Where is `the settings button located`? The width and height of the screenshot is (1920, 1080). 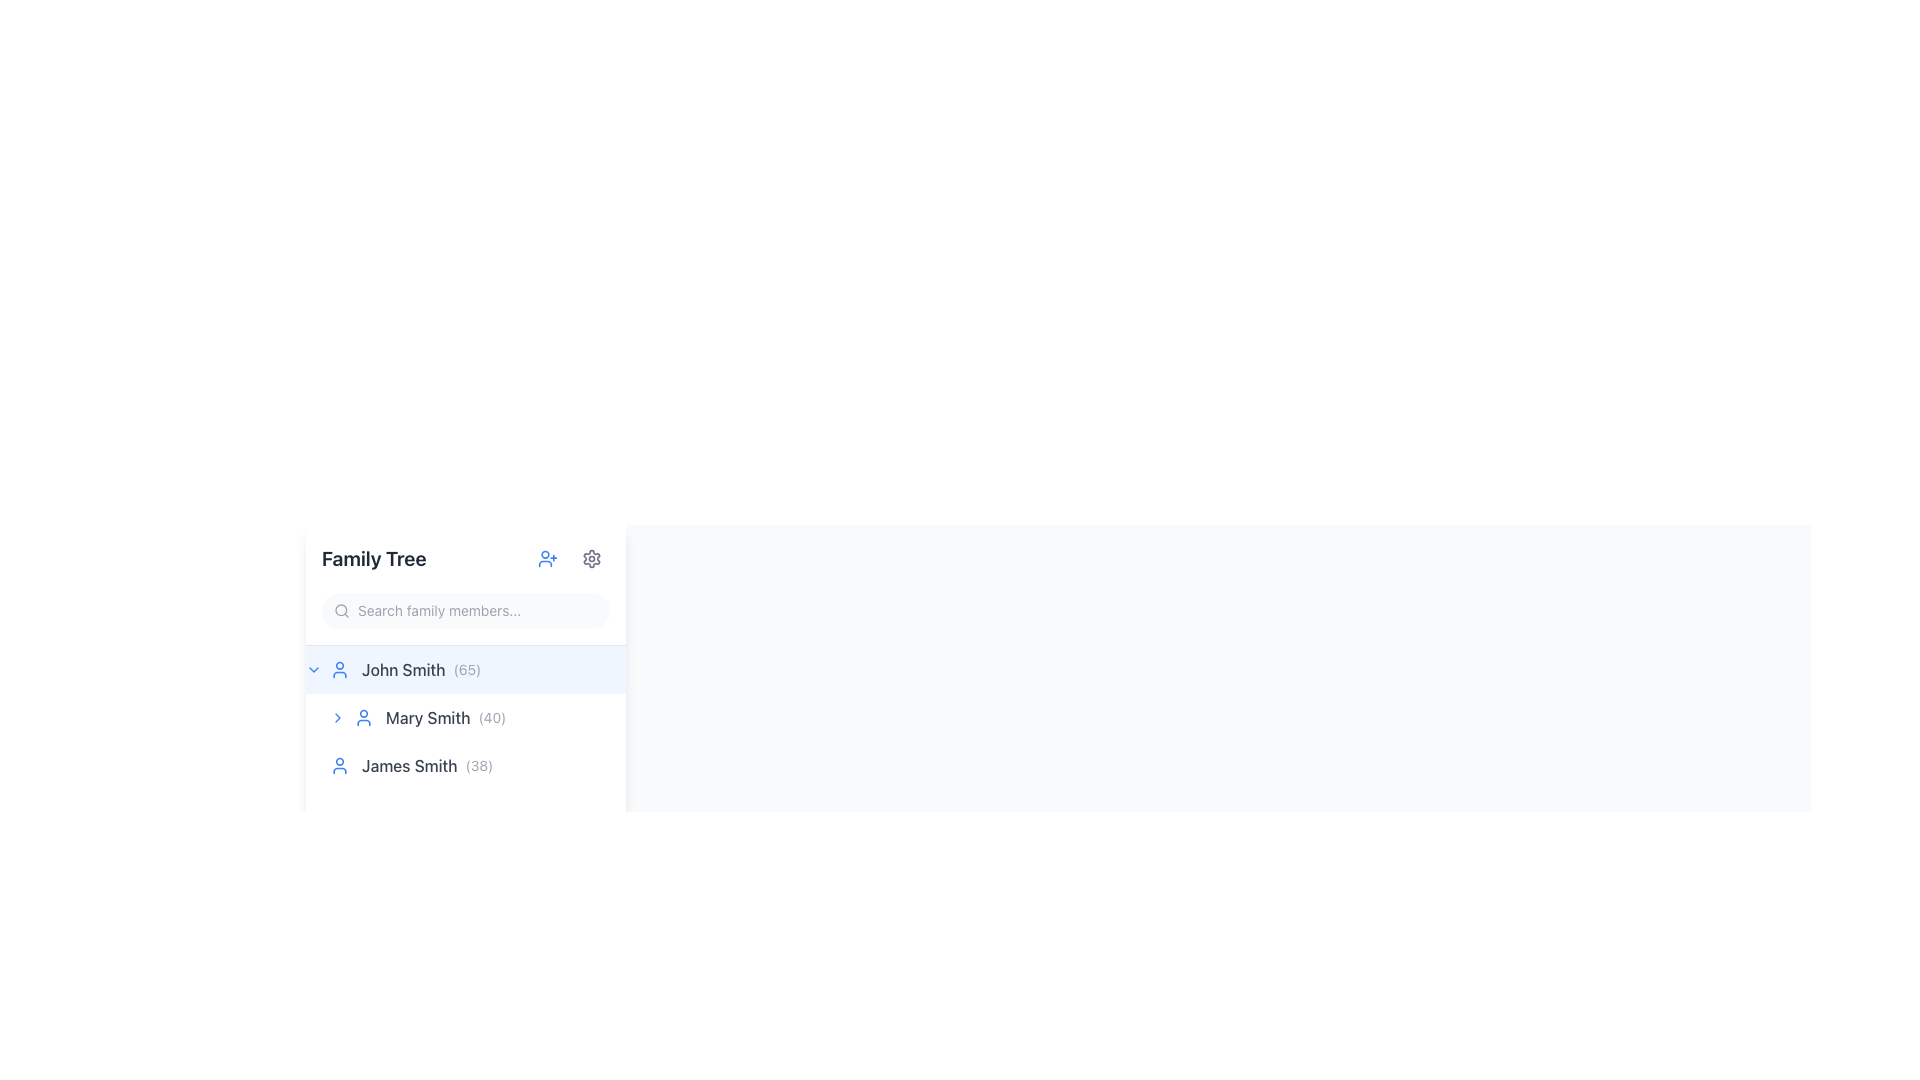
the settings button located is located at coordinates (590, 559).